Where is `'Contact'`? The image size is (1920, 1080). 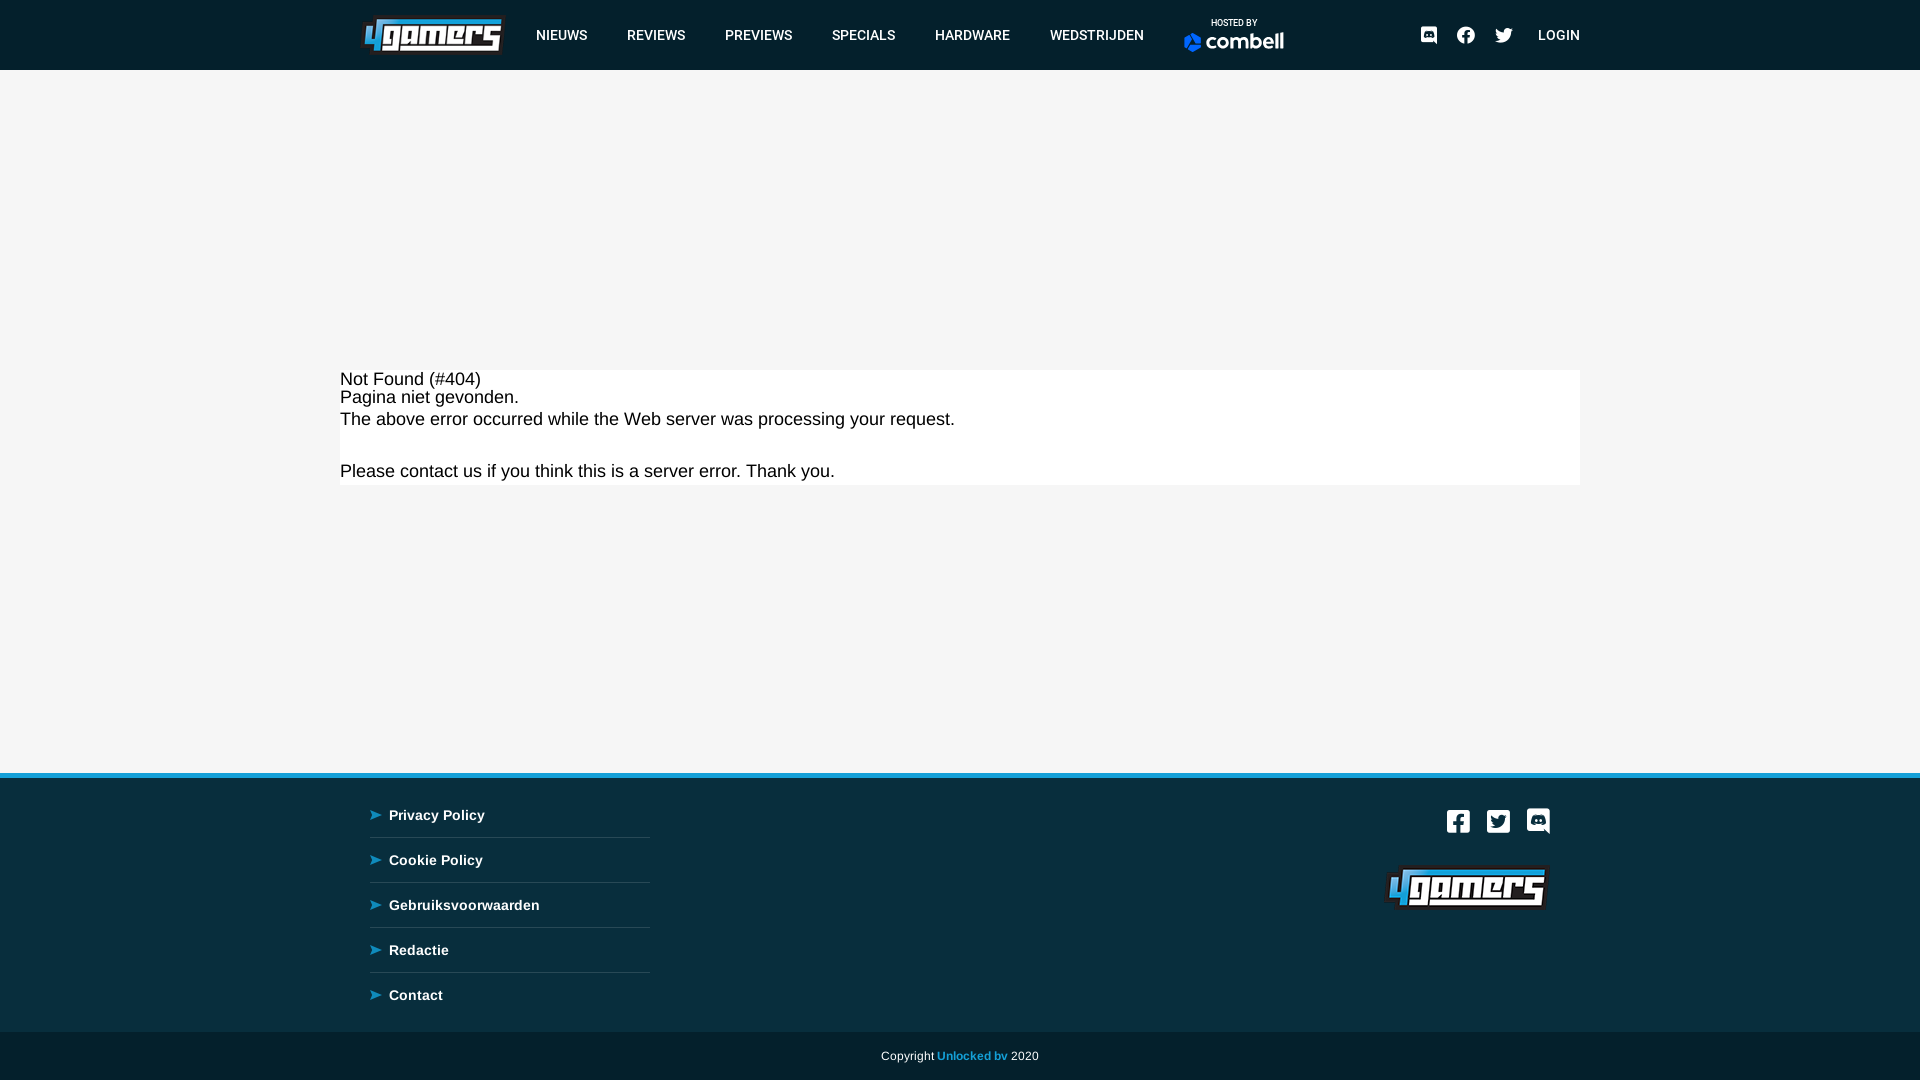
'Contact' is located at coordinates (415, 995).